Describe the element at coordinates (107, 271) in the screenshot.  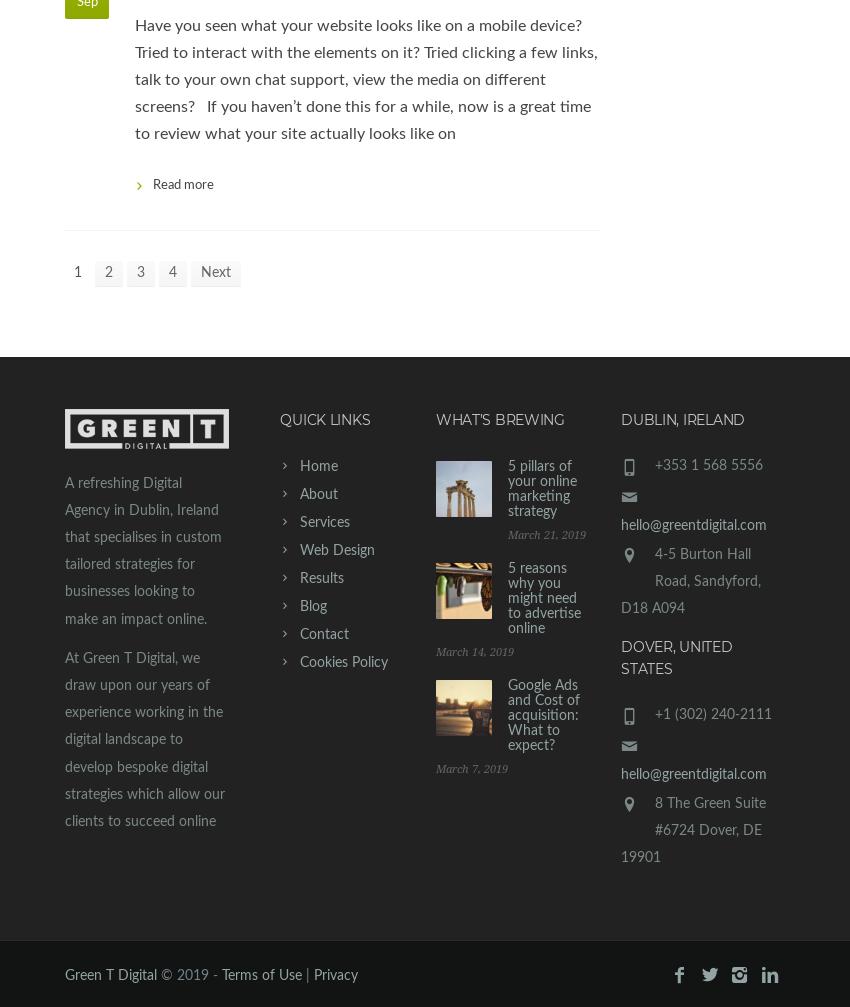
I see `'2'` at that location.